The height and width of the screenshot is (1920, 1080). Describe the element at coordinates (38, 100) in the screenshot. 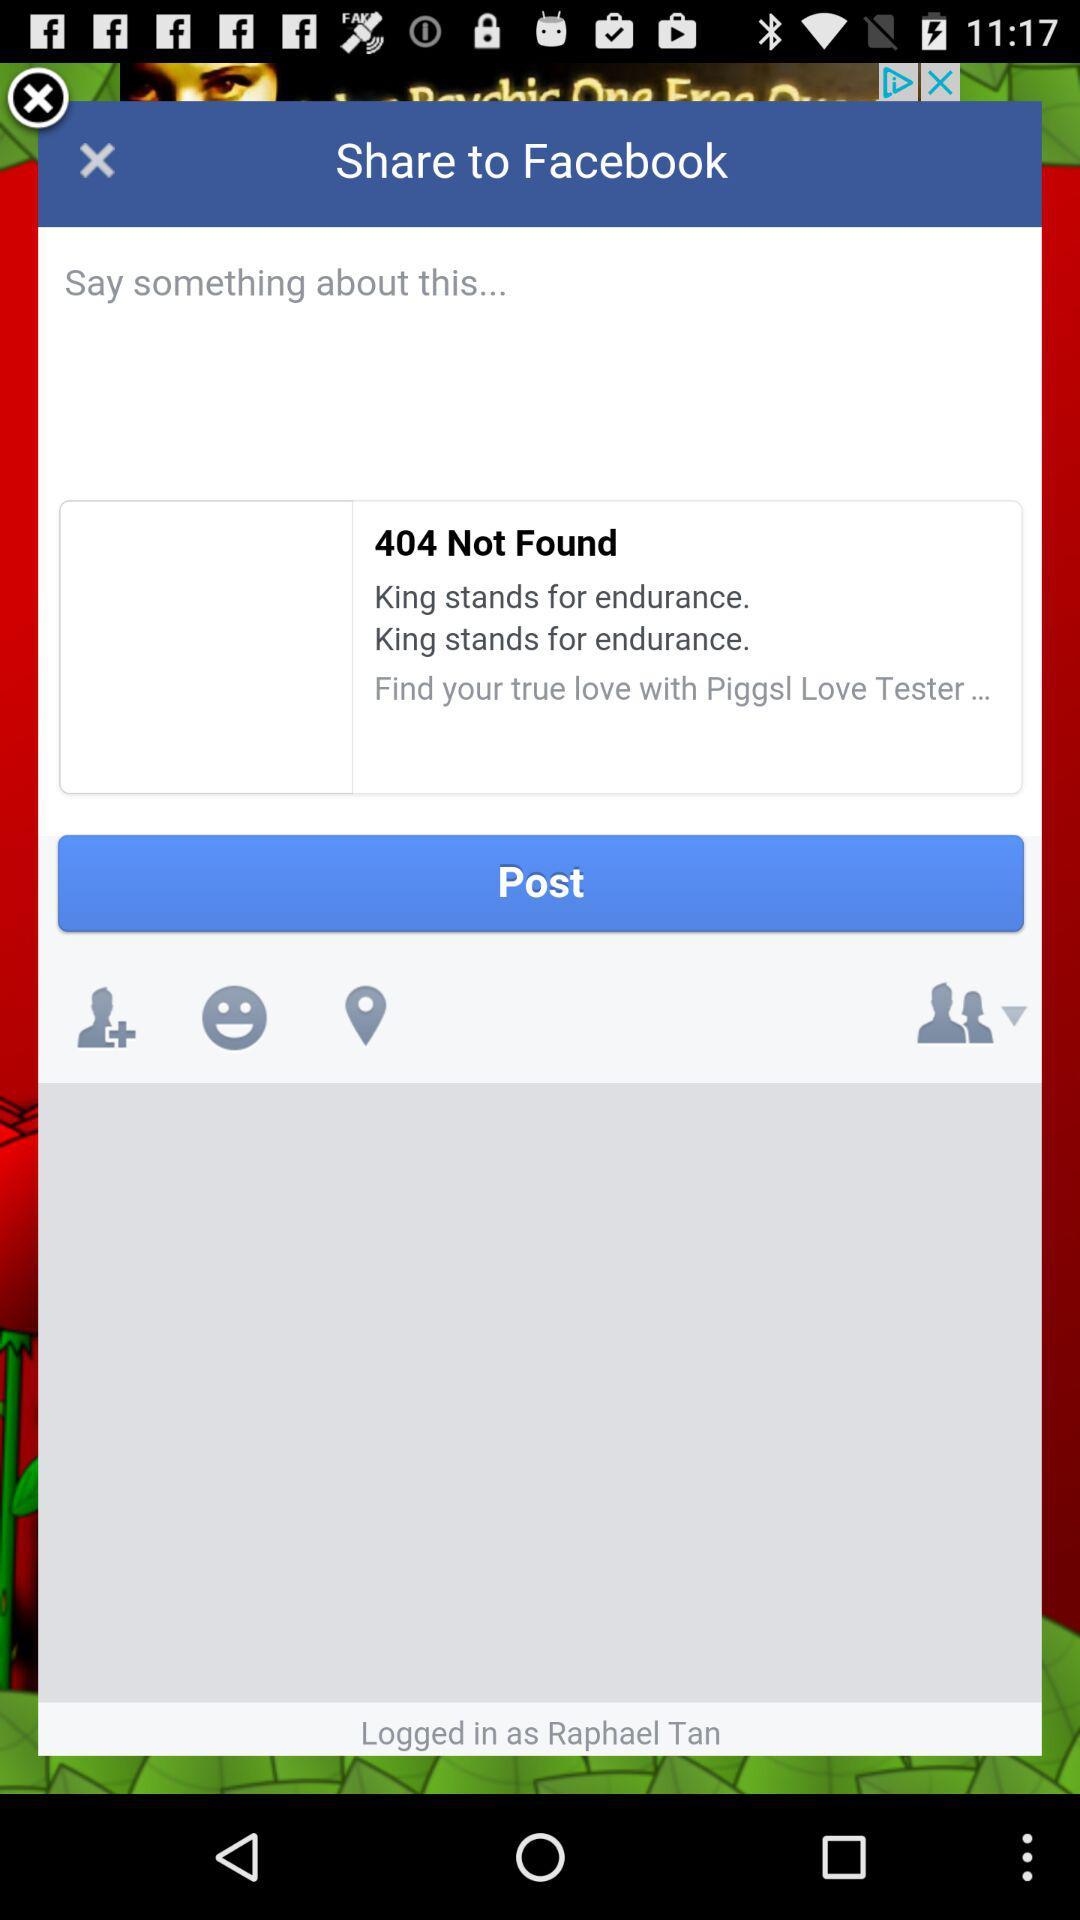

I see `tab` at that location.